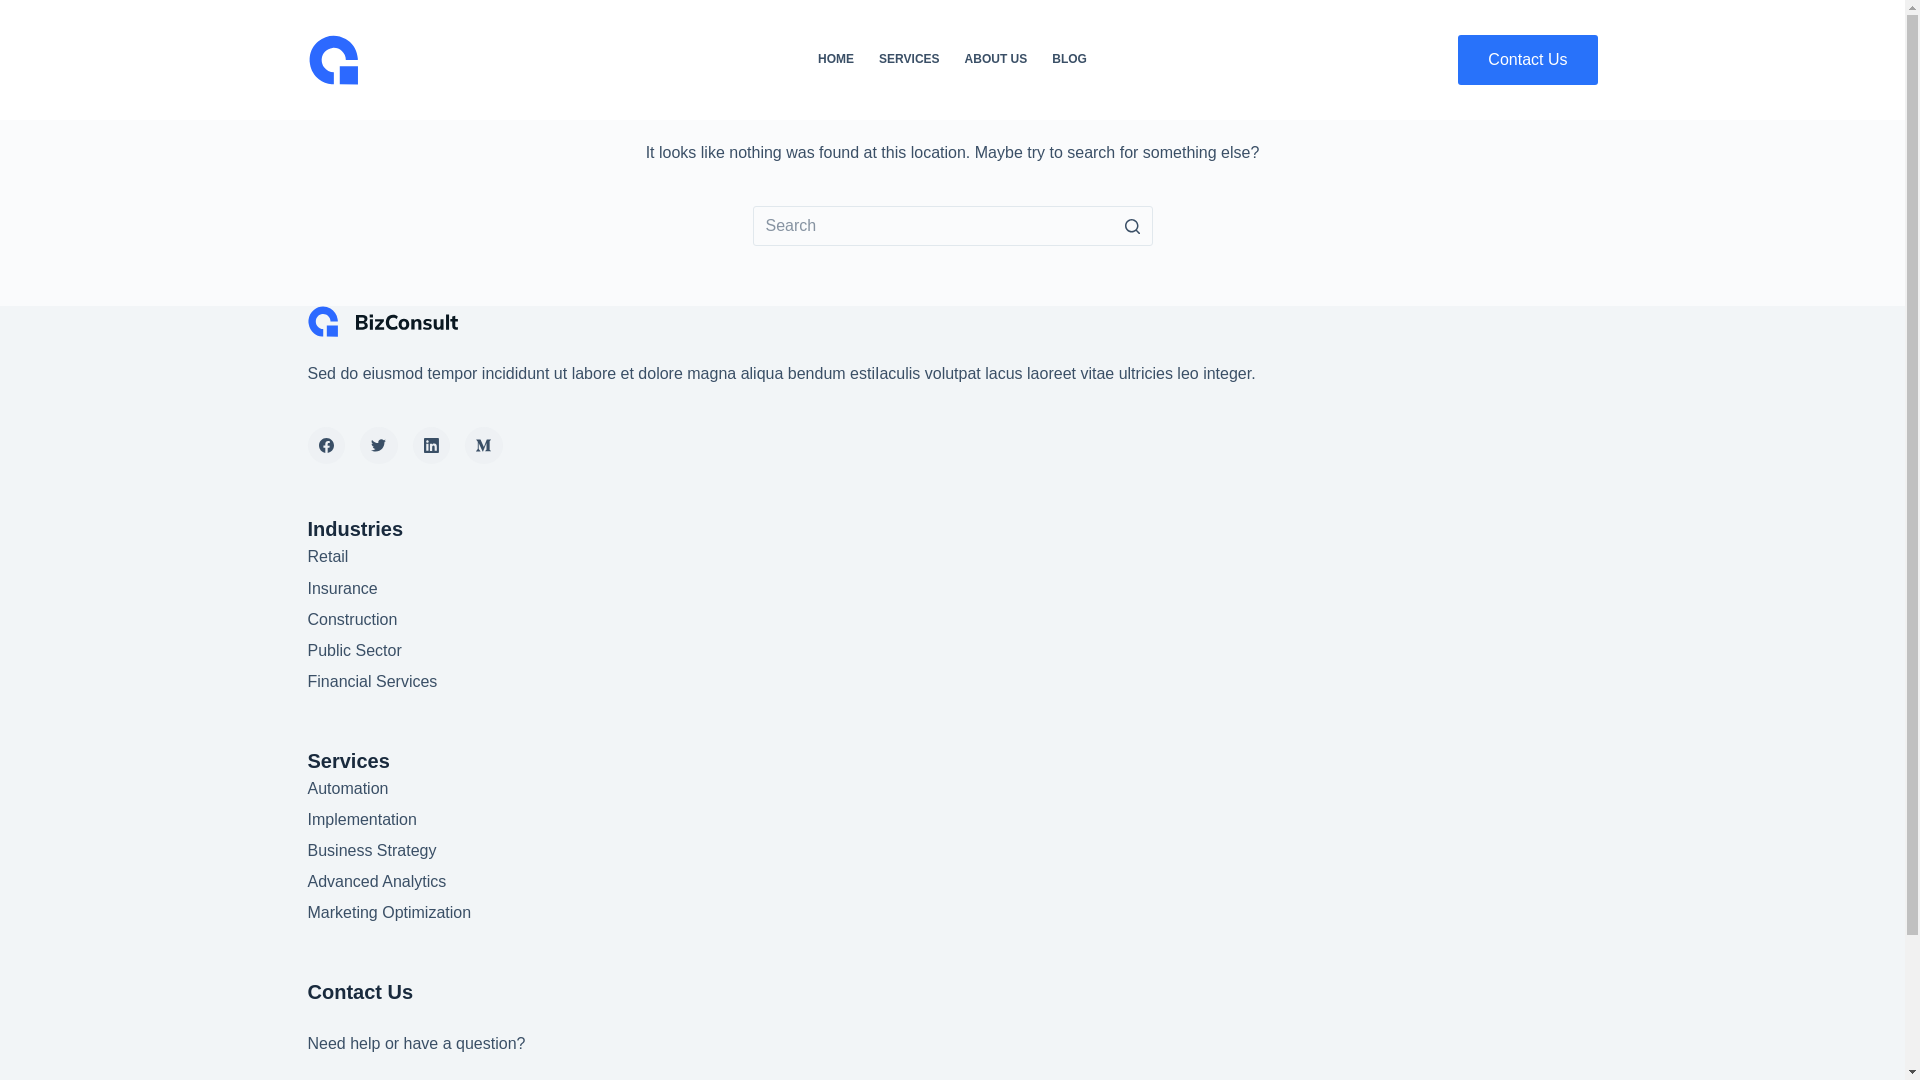  Describe the element at coordinates (0, 10) in the screenshot. I see `'Skip to content'` at that location.